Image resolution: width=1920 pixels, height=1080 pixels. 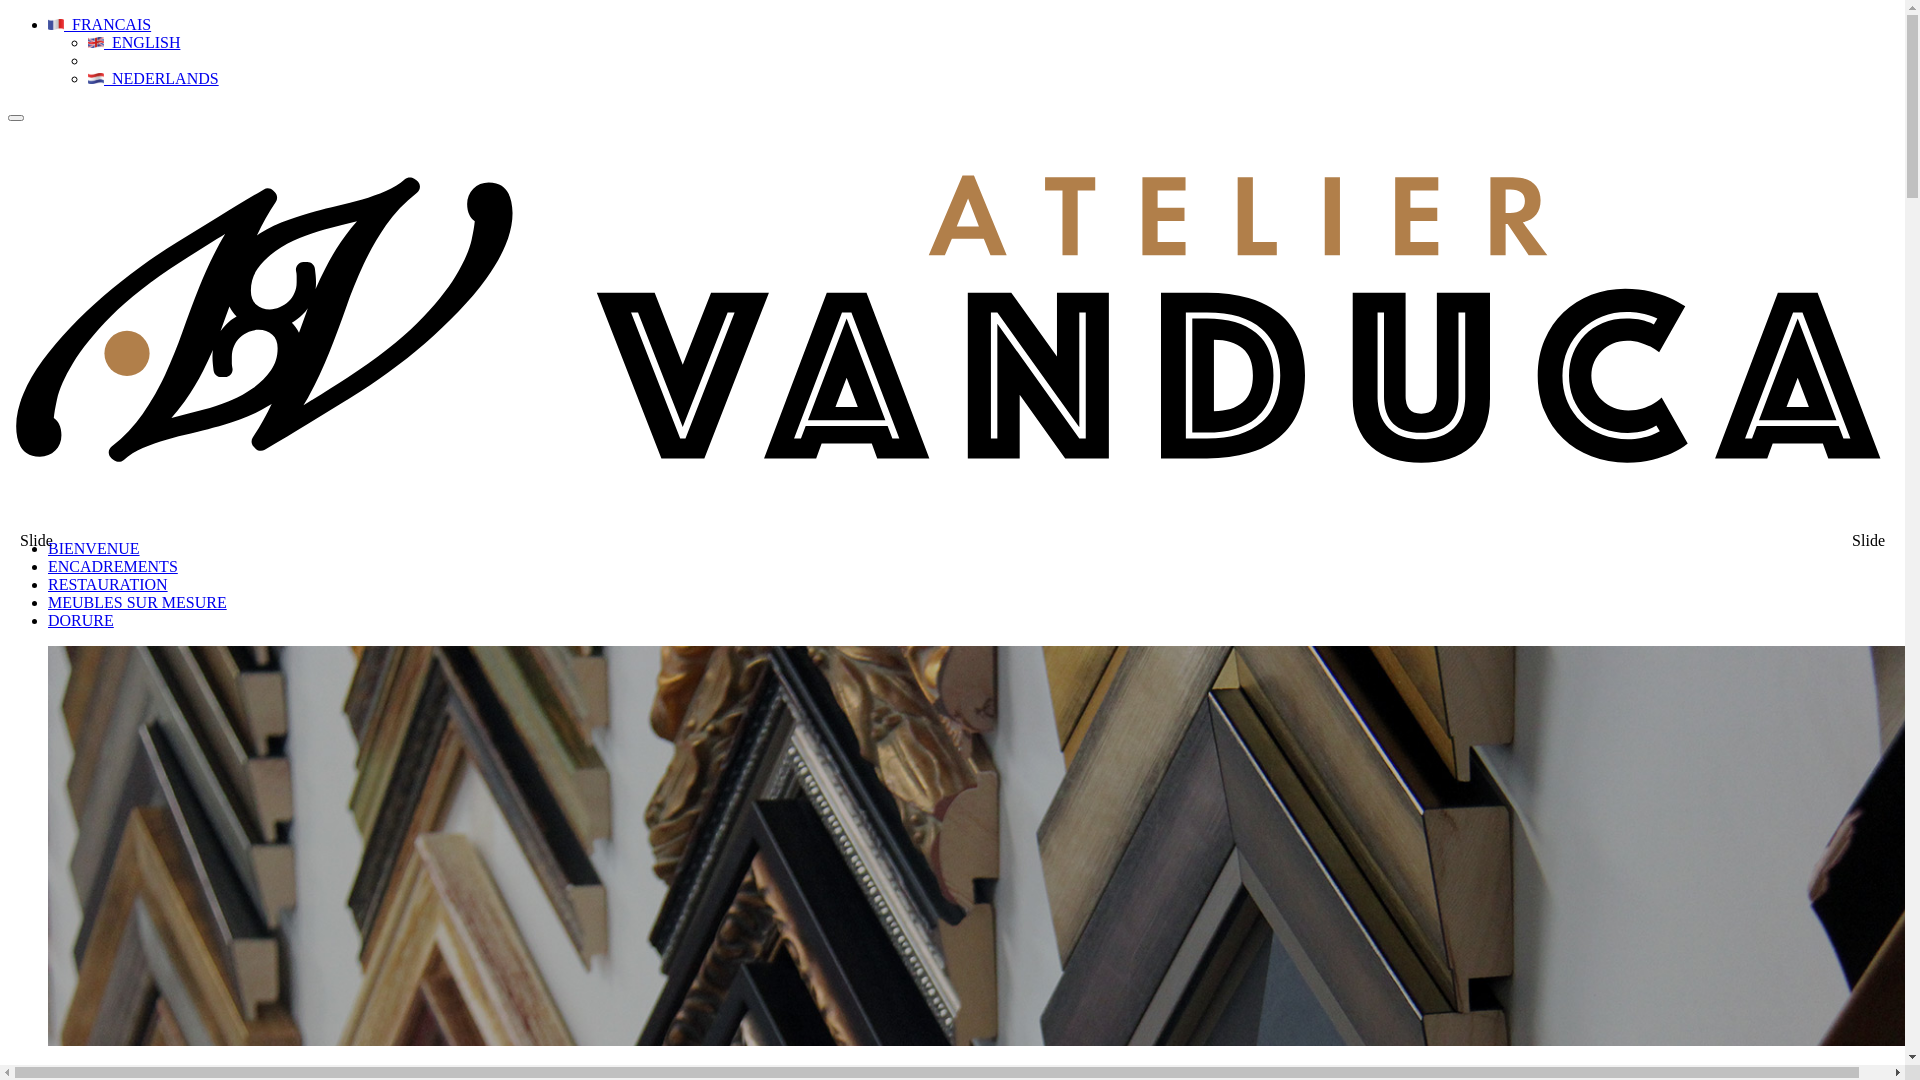 I want to click on 'BIENVENUE', so click(x=93, y=548).